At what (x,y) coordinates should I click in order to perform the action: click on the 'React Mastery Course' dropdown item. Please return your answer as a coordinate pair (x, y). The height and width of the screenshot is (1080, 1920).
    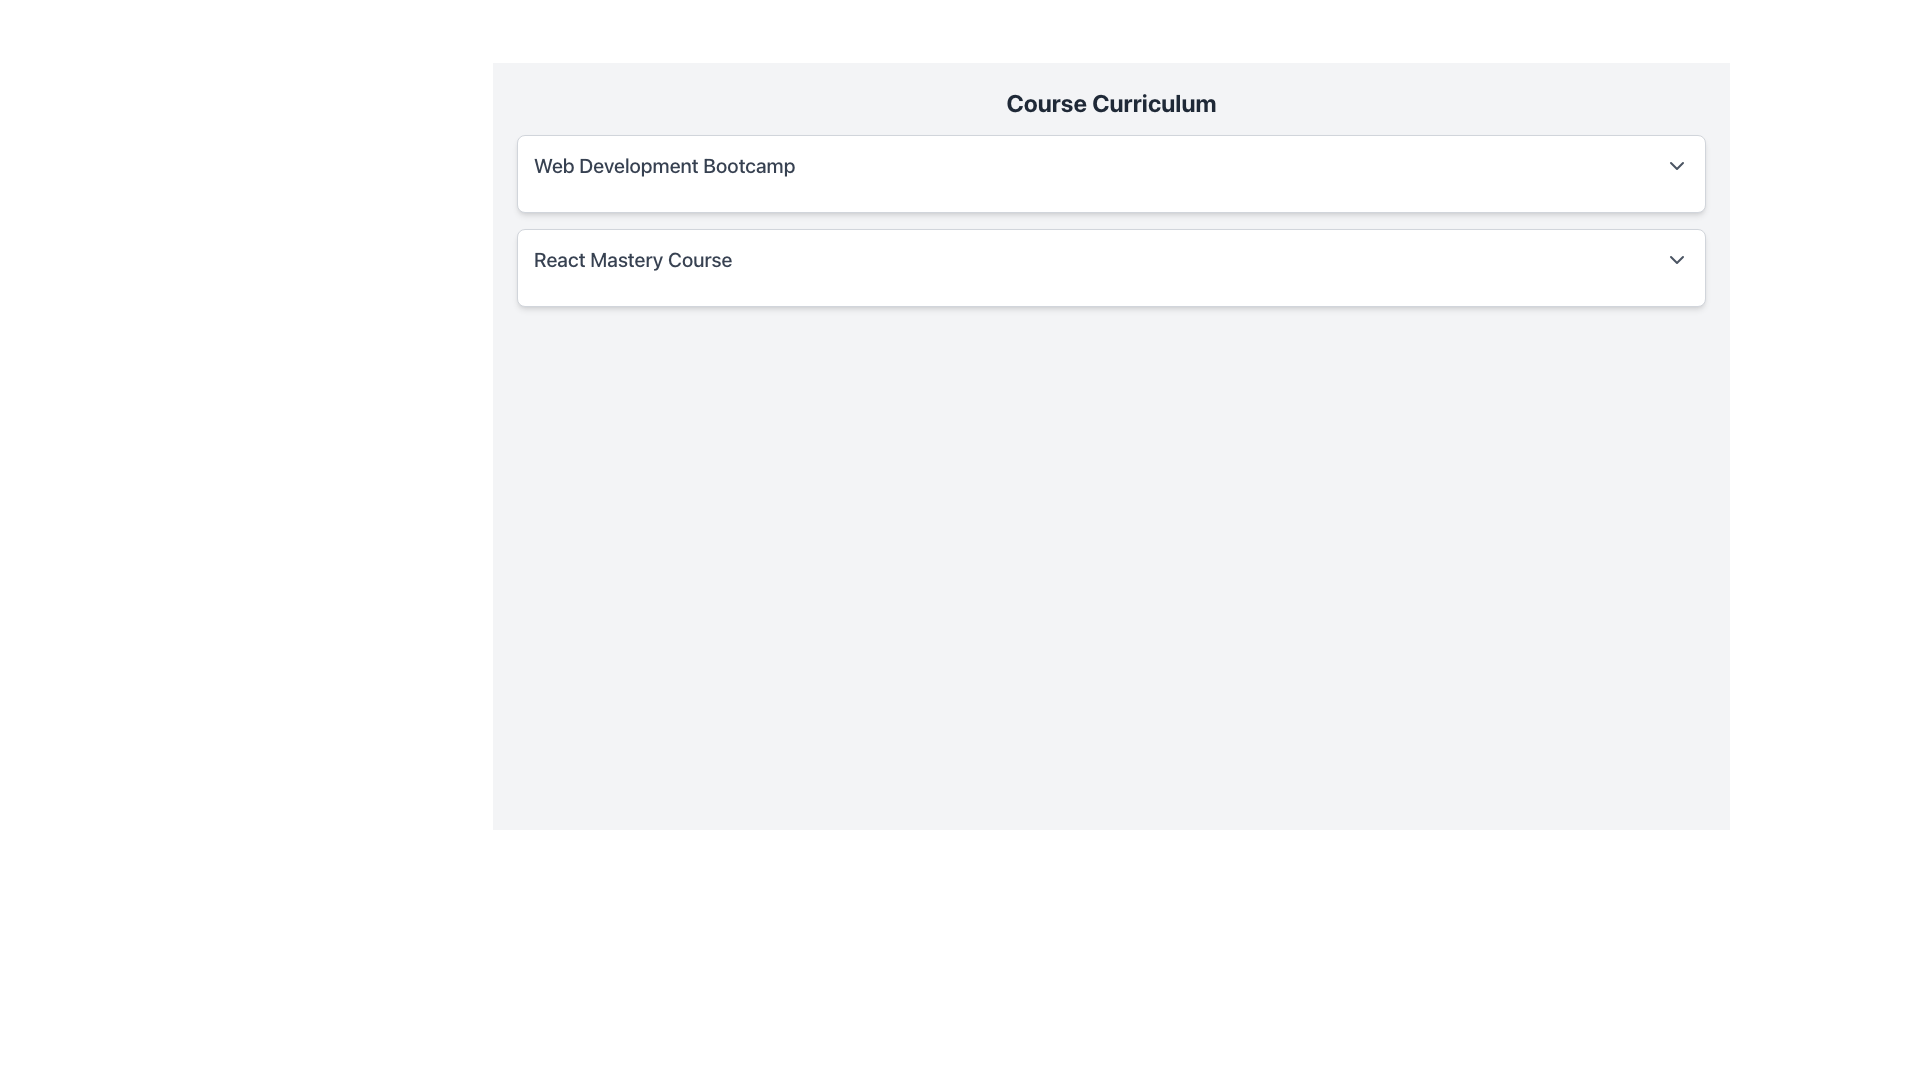
    Looking at the image, I should click on (1110, 258).